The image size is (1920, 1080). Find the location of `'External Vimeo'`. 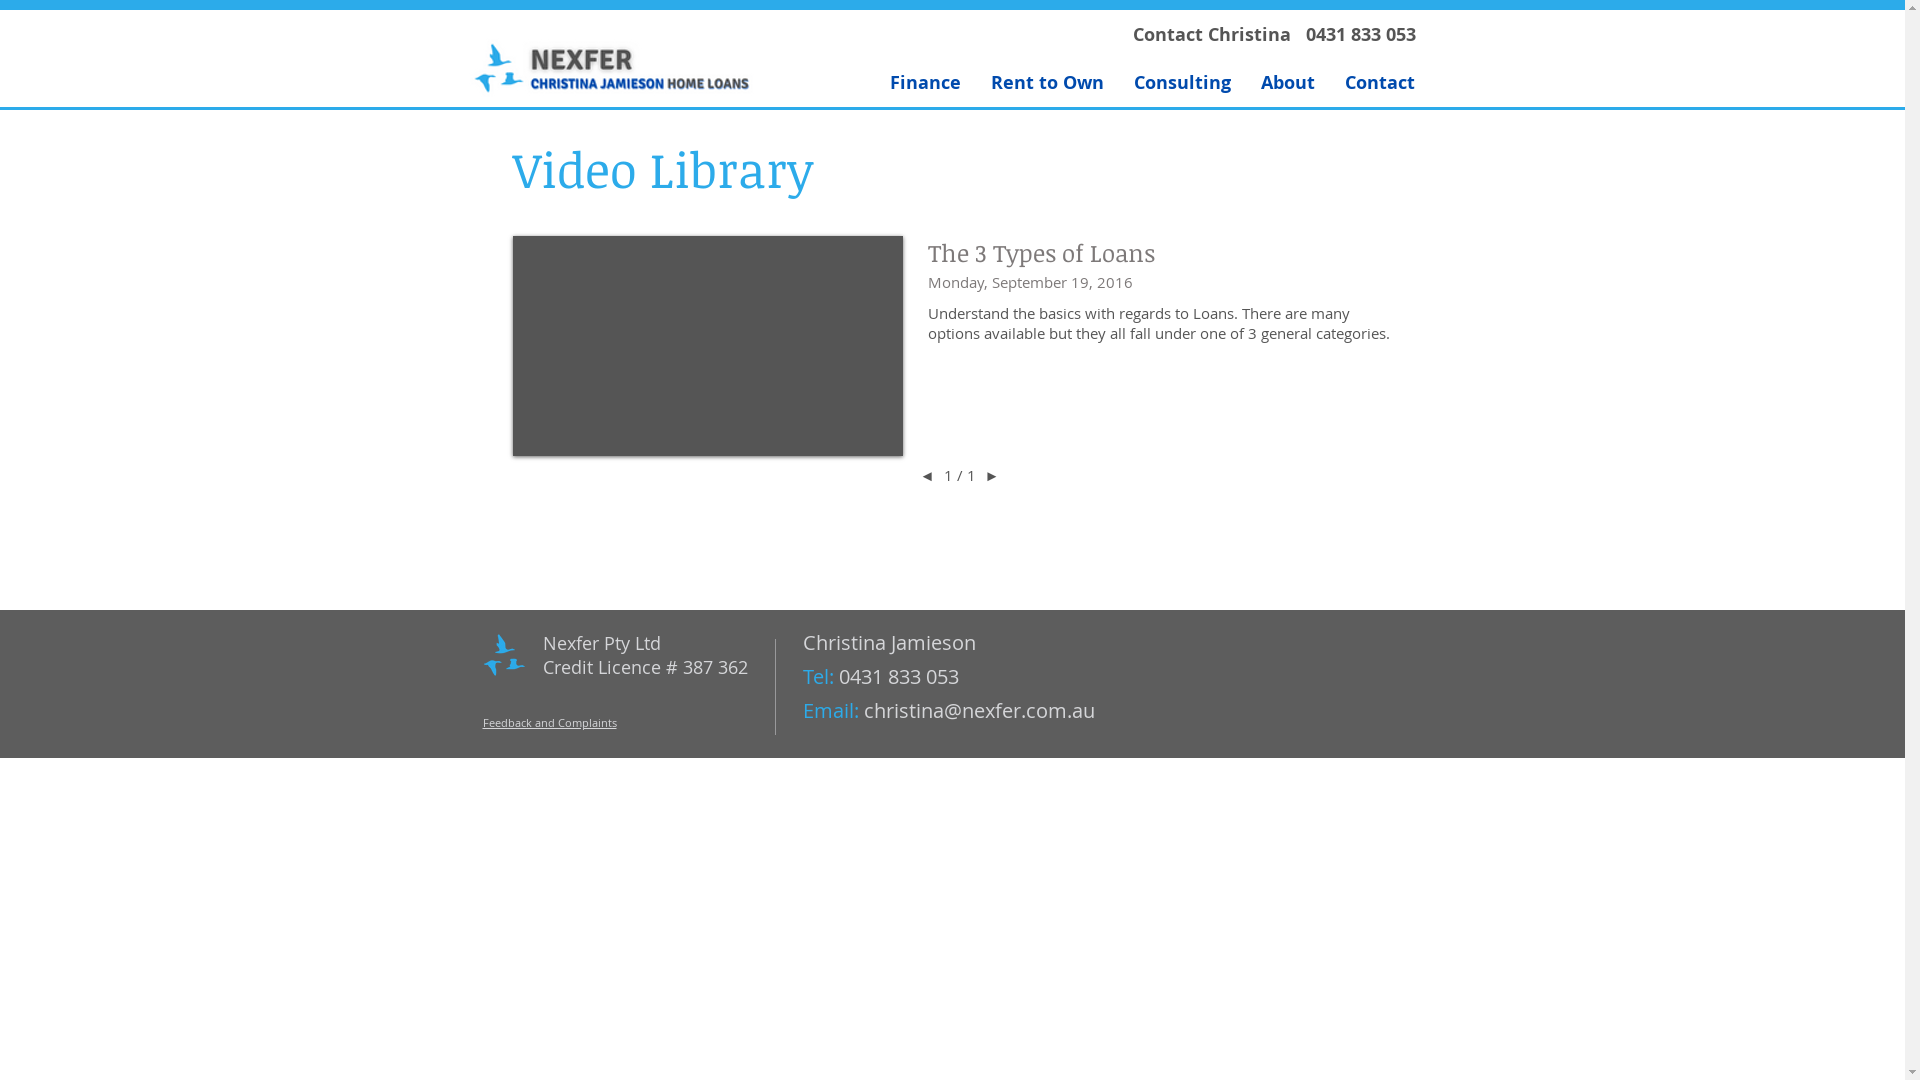

'External Vimeo' is located at coordinates (706, 345).